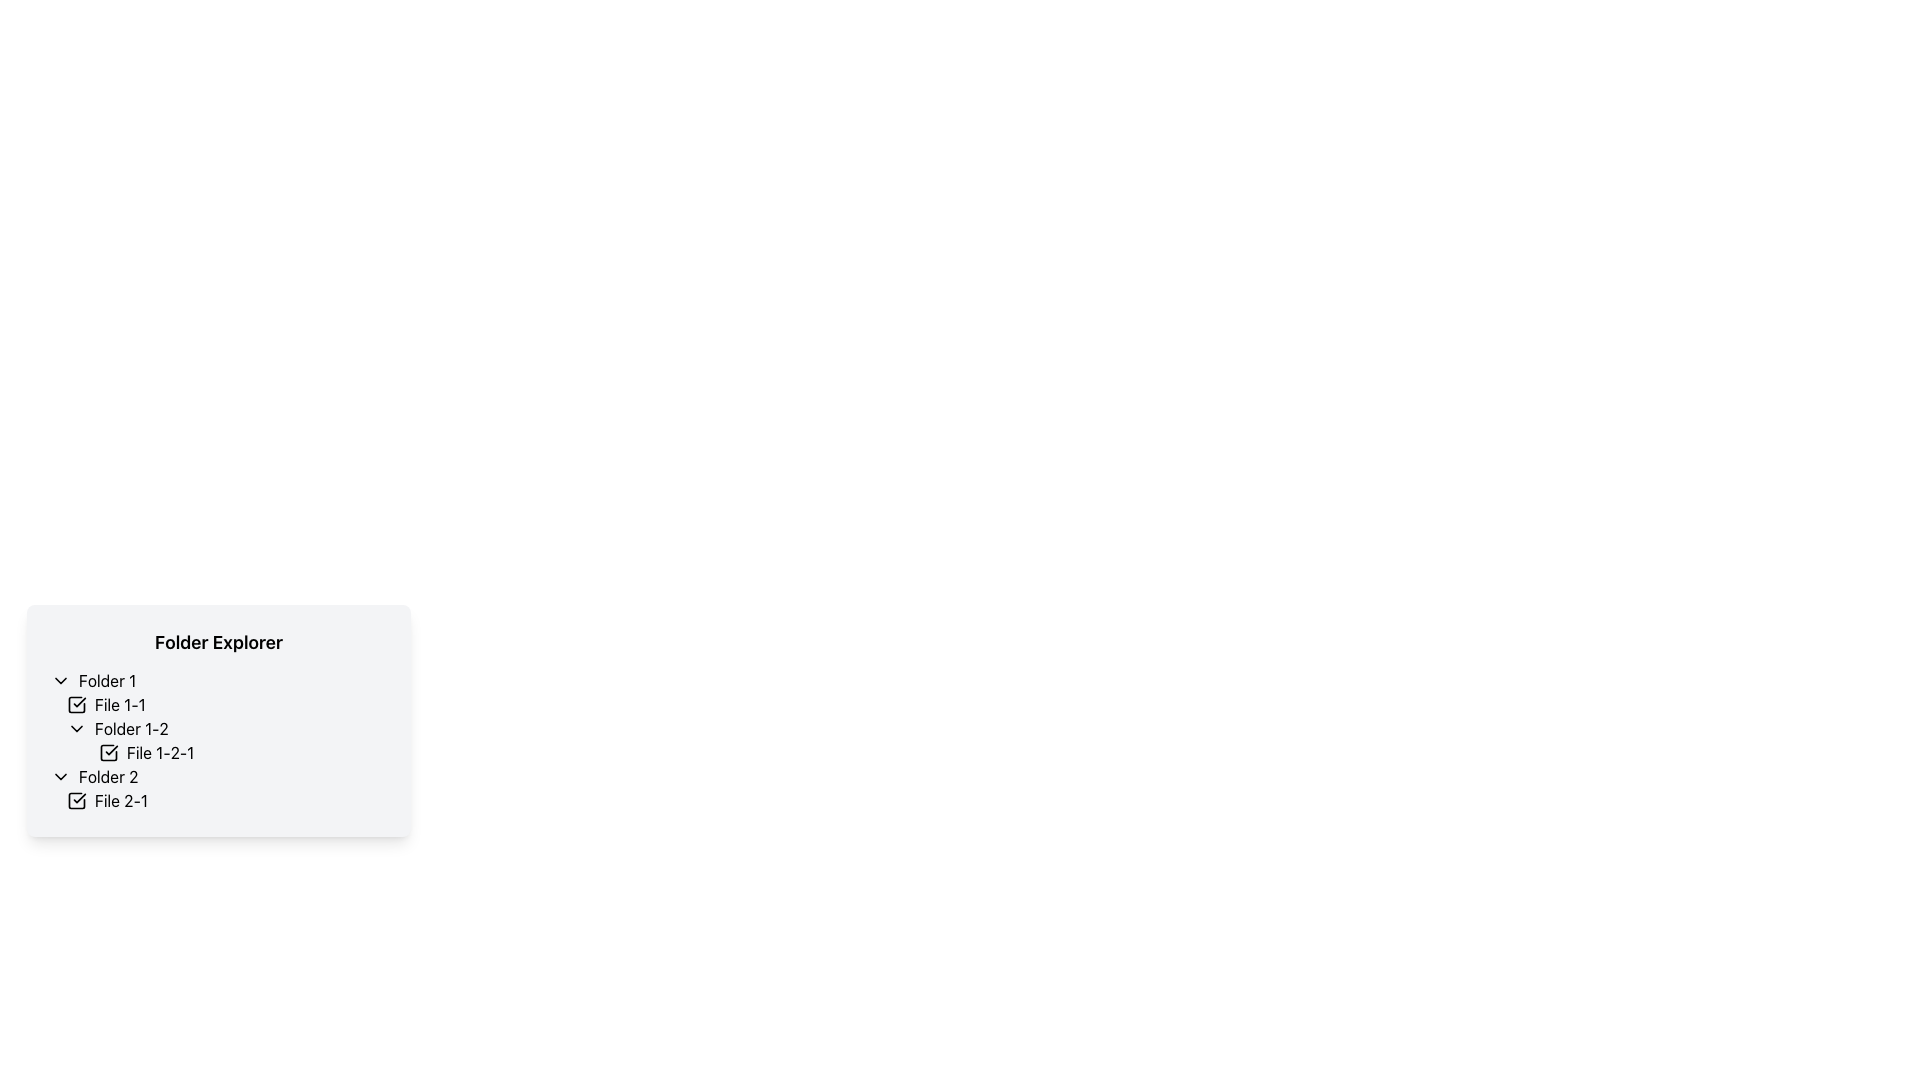 The image size is (1920, 1080). What do you see at coordinates (61, 775) in the screenshot?
I see `the icon-based button` at bounding box center [61, 775].